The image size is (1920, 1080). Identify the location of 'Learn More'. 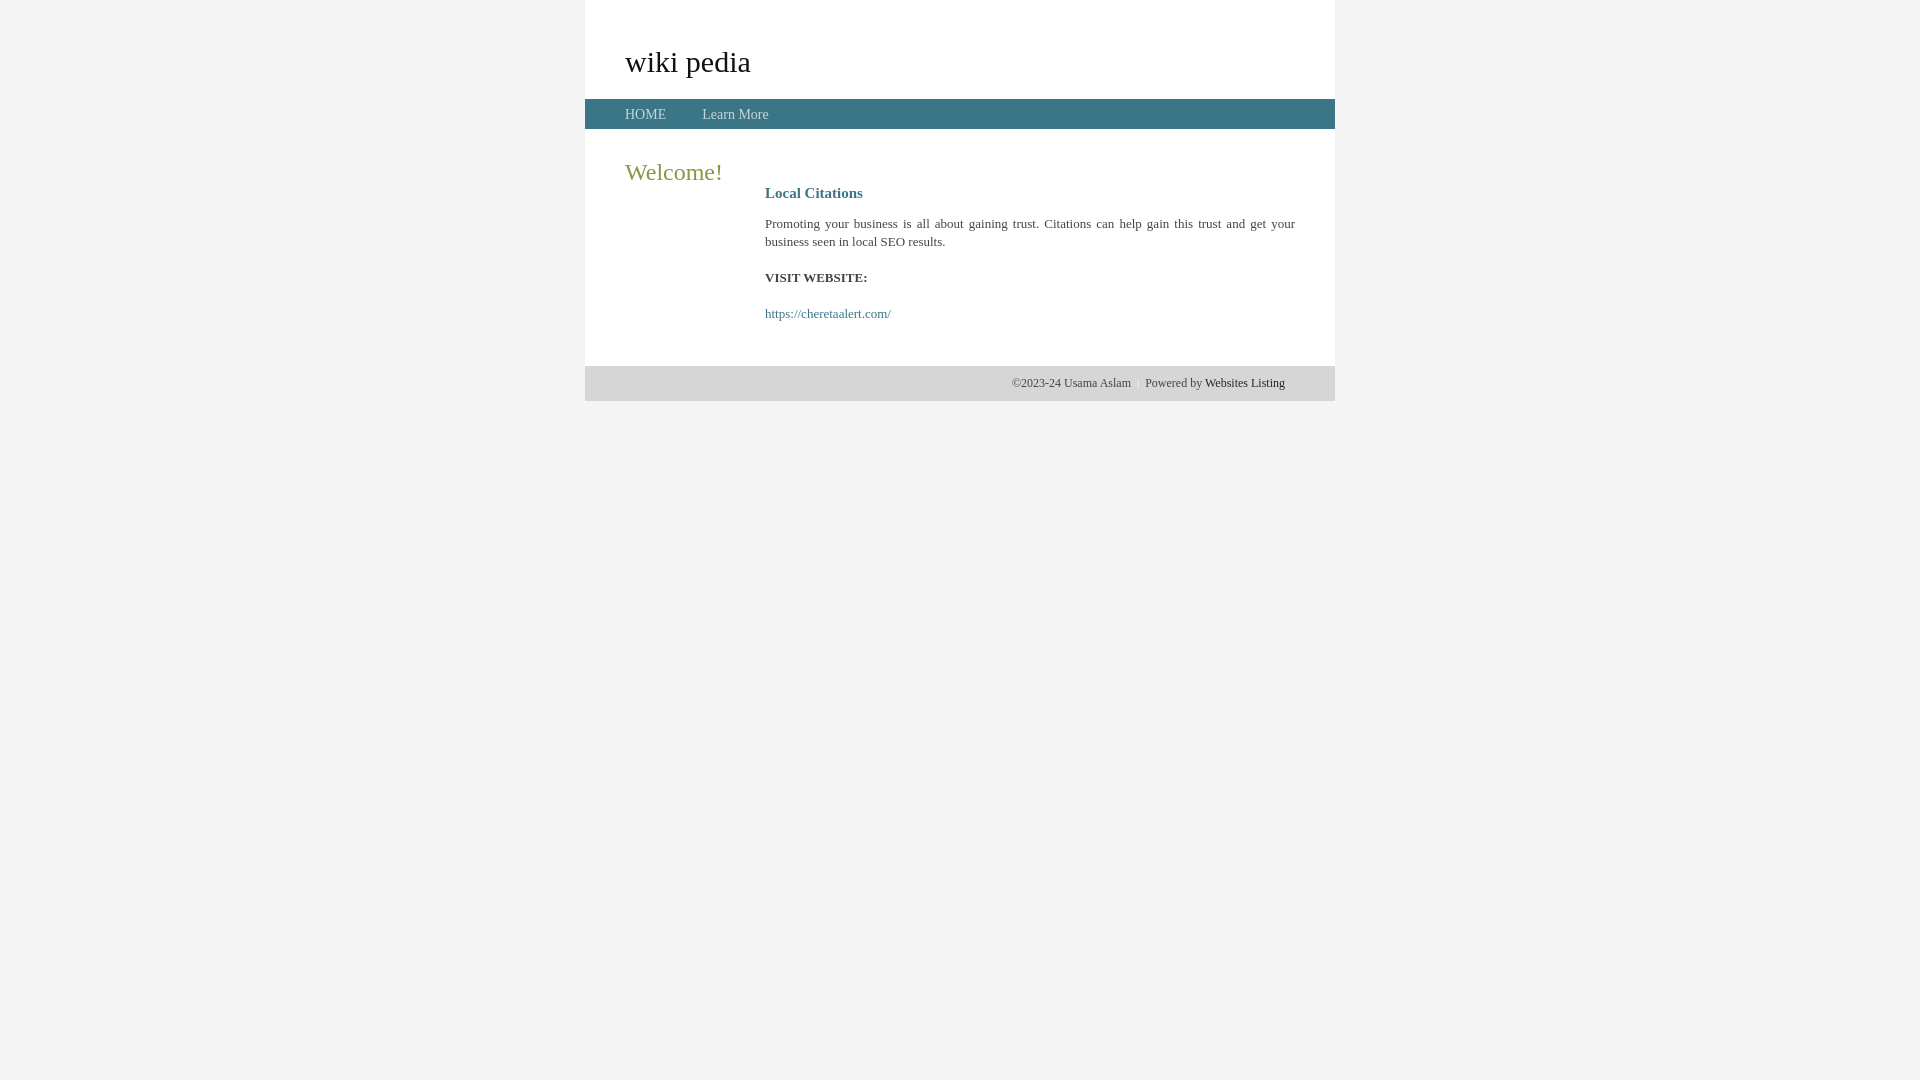
(733, 114).